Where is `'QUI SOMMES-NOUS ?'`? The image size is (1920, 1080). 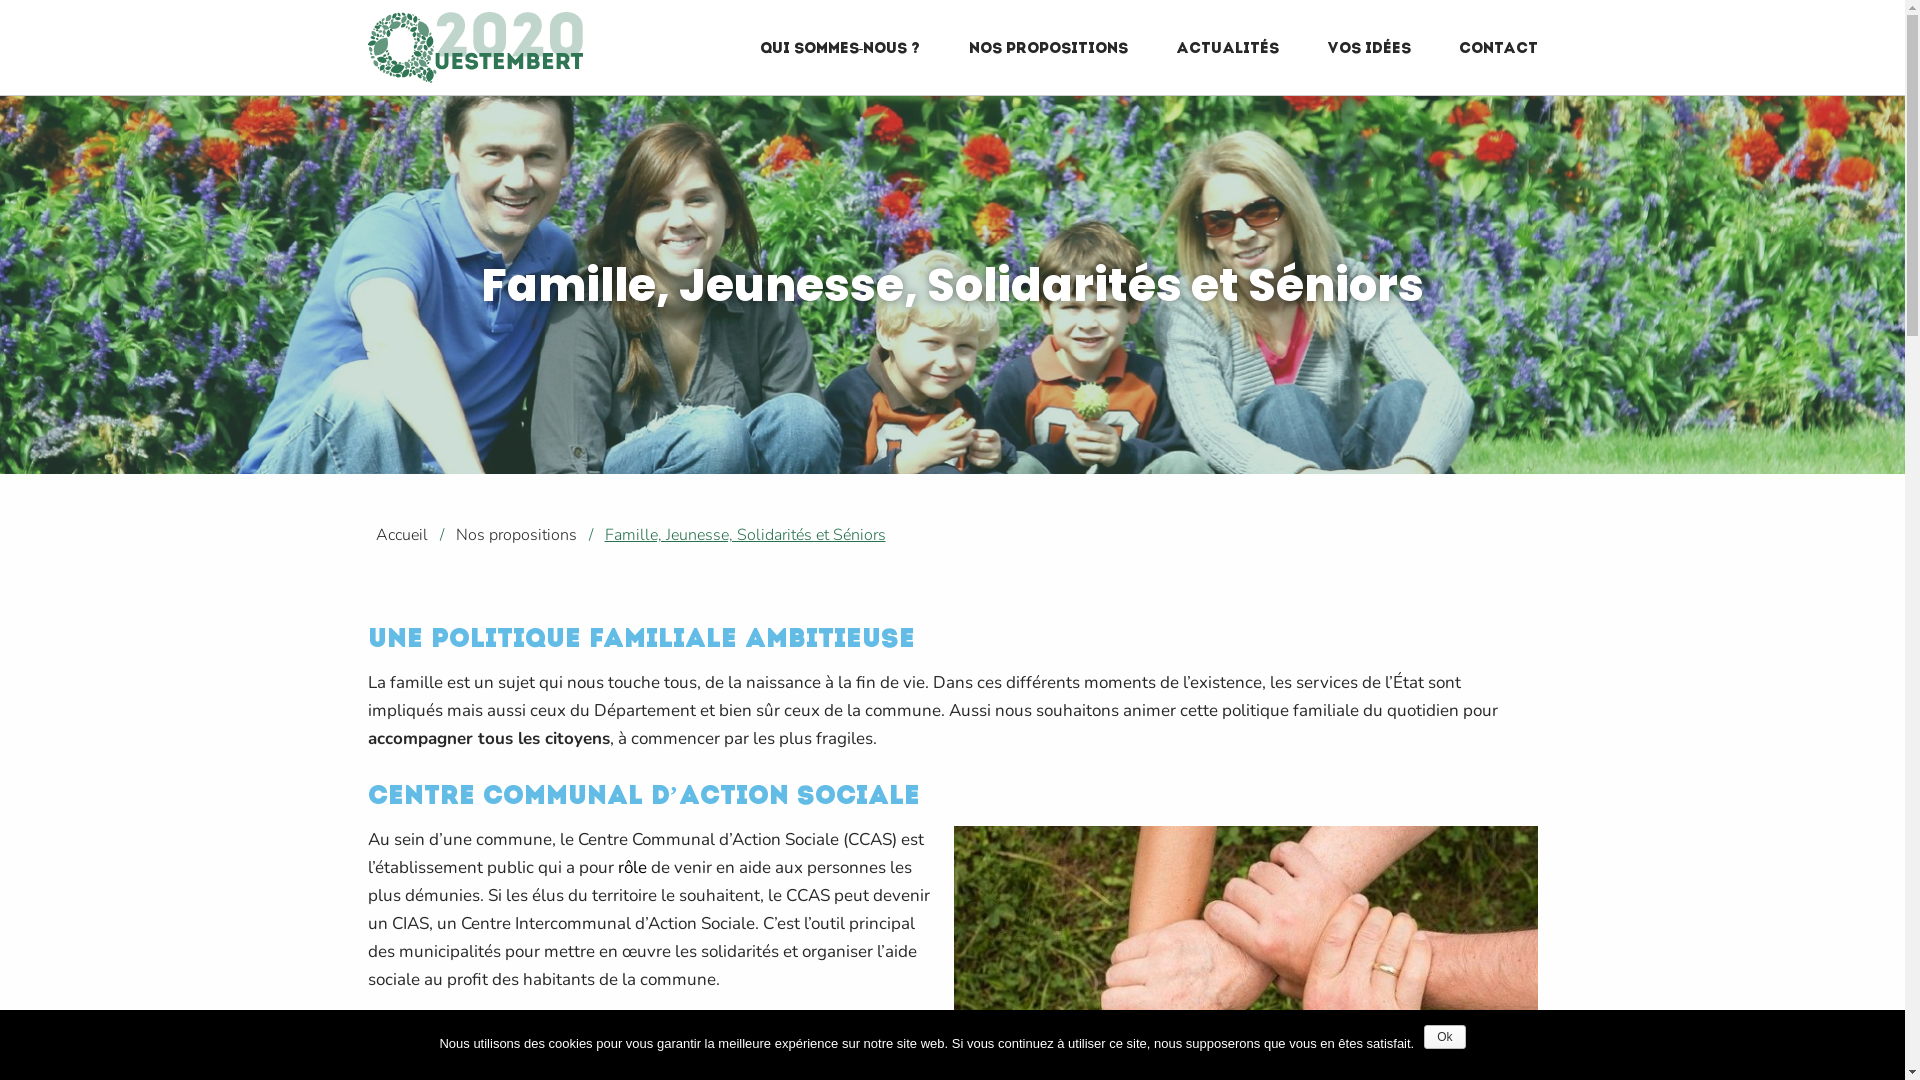
'QUI SOMMES-NOUS ?' is located at coordinates (840, 45).